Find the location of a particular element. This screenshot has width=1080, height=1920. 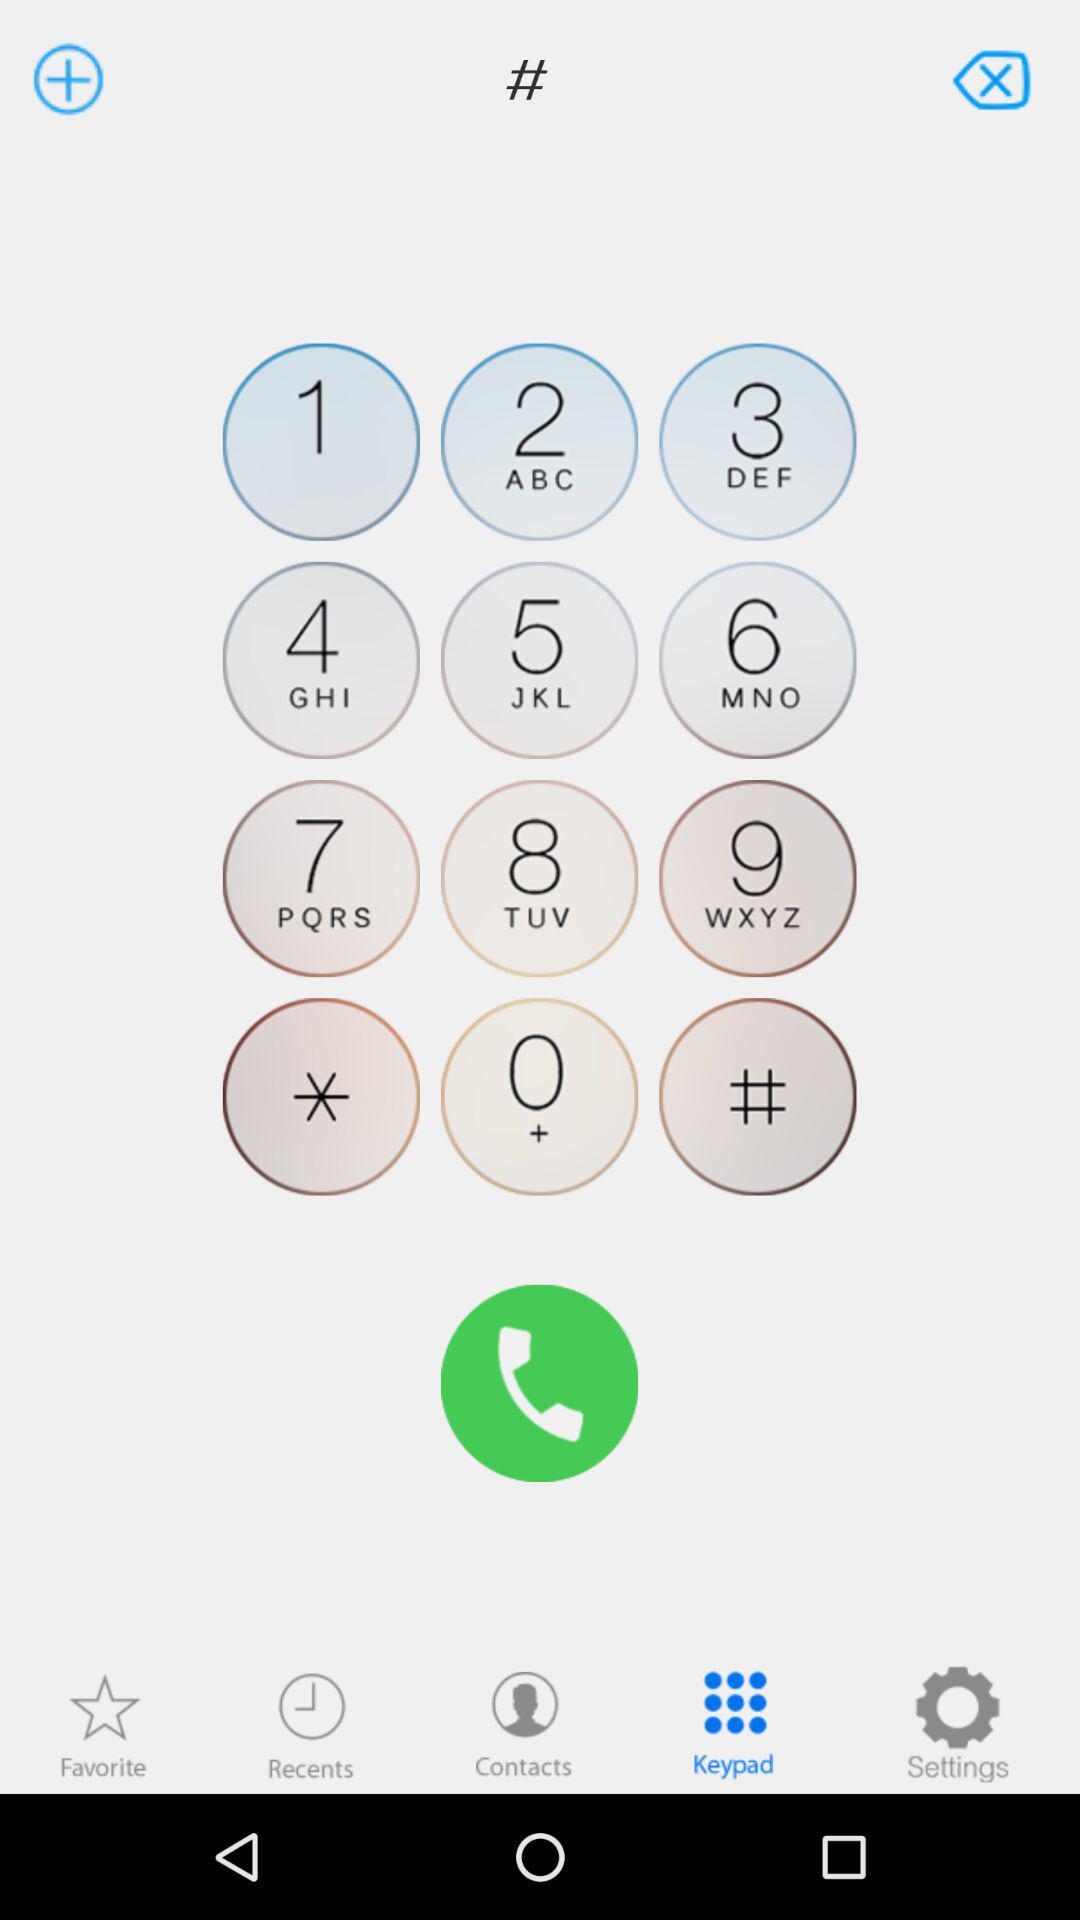

dial the number one is located at coordinates (320, 441).